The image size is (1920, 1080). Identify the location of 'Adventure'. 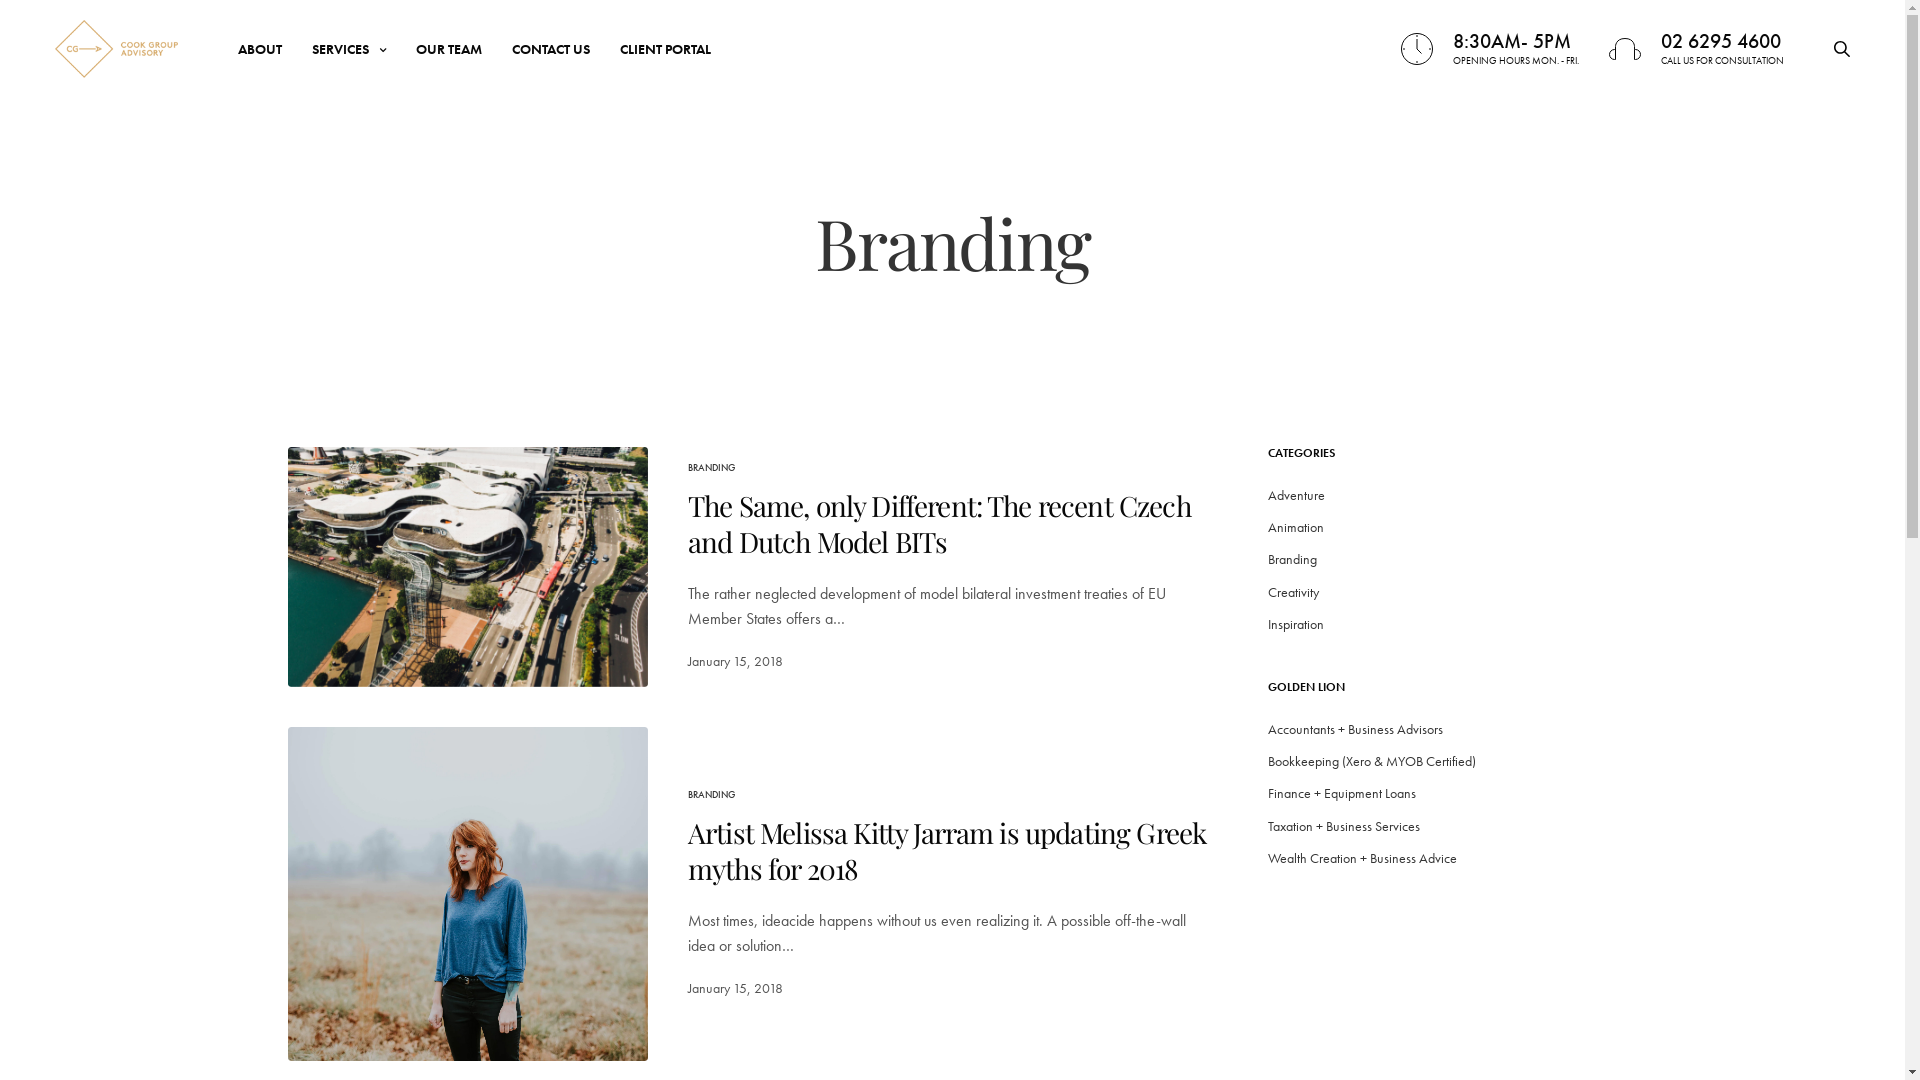
(1296, 494).